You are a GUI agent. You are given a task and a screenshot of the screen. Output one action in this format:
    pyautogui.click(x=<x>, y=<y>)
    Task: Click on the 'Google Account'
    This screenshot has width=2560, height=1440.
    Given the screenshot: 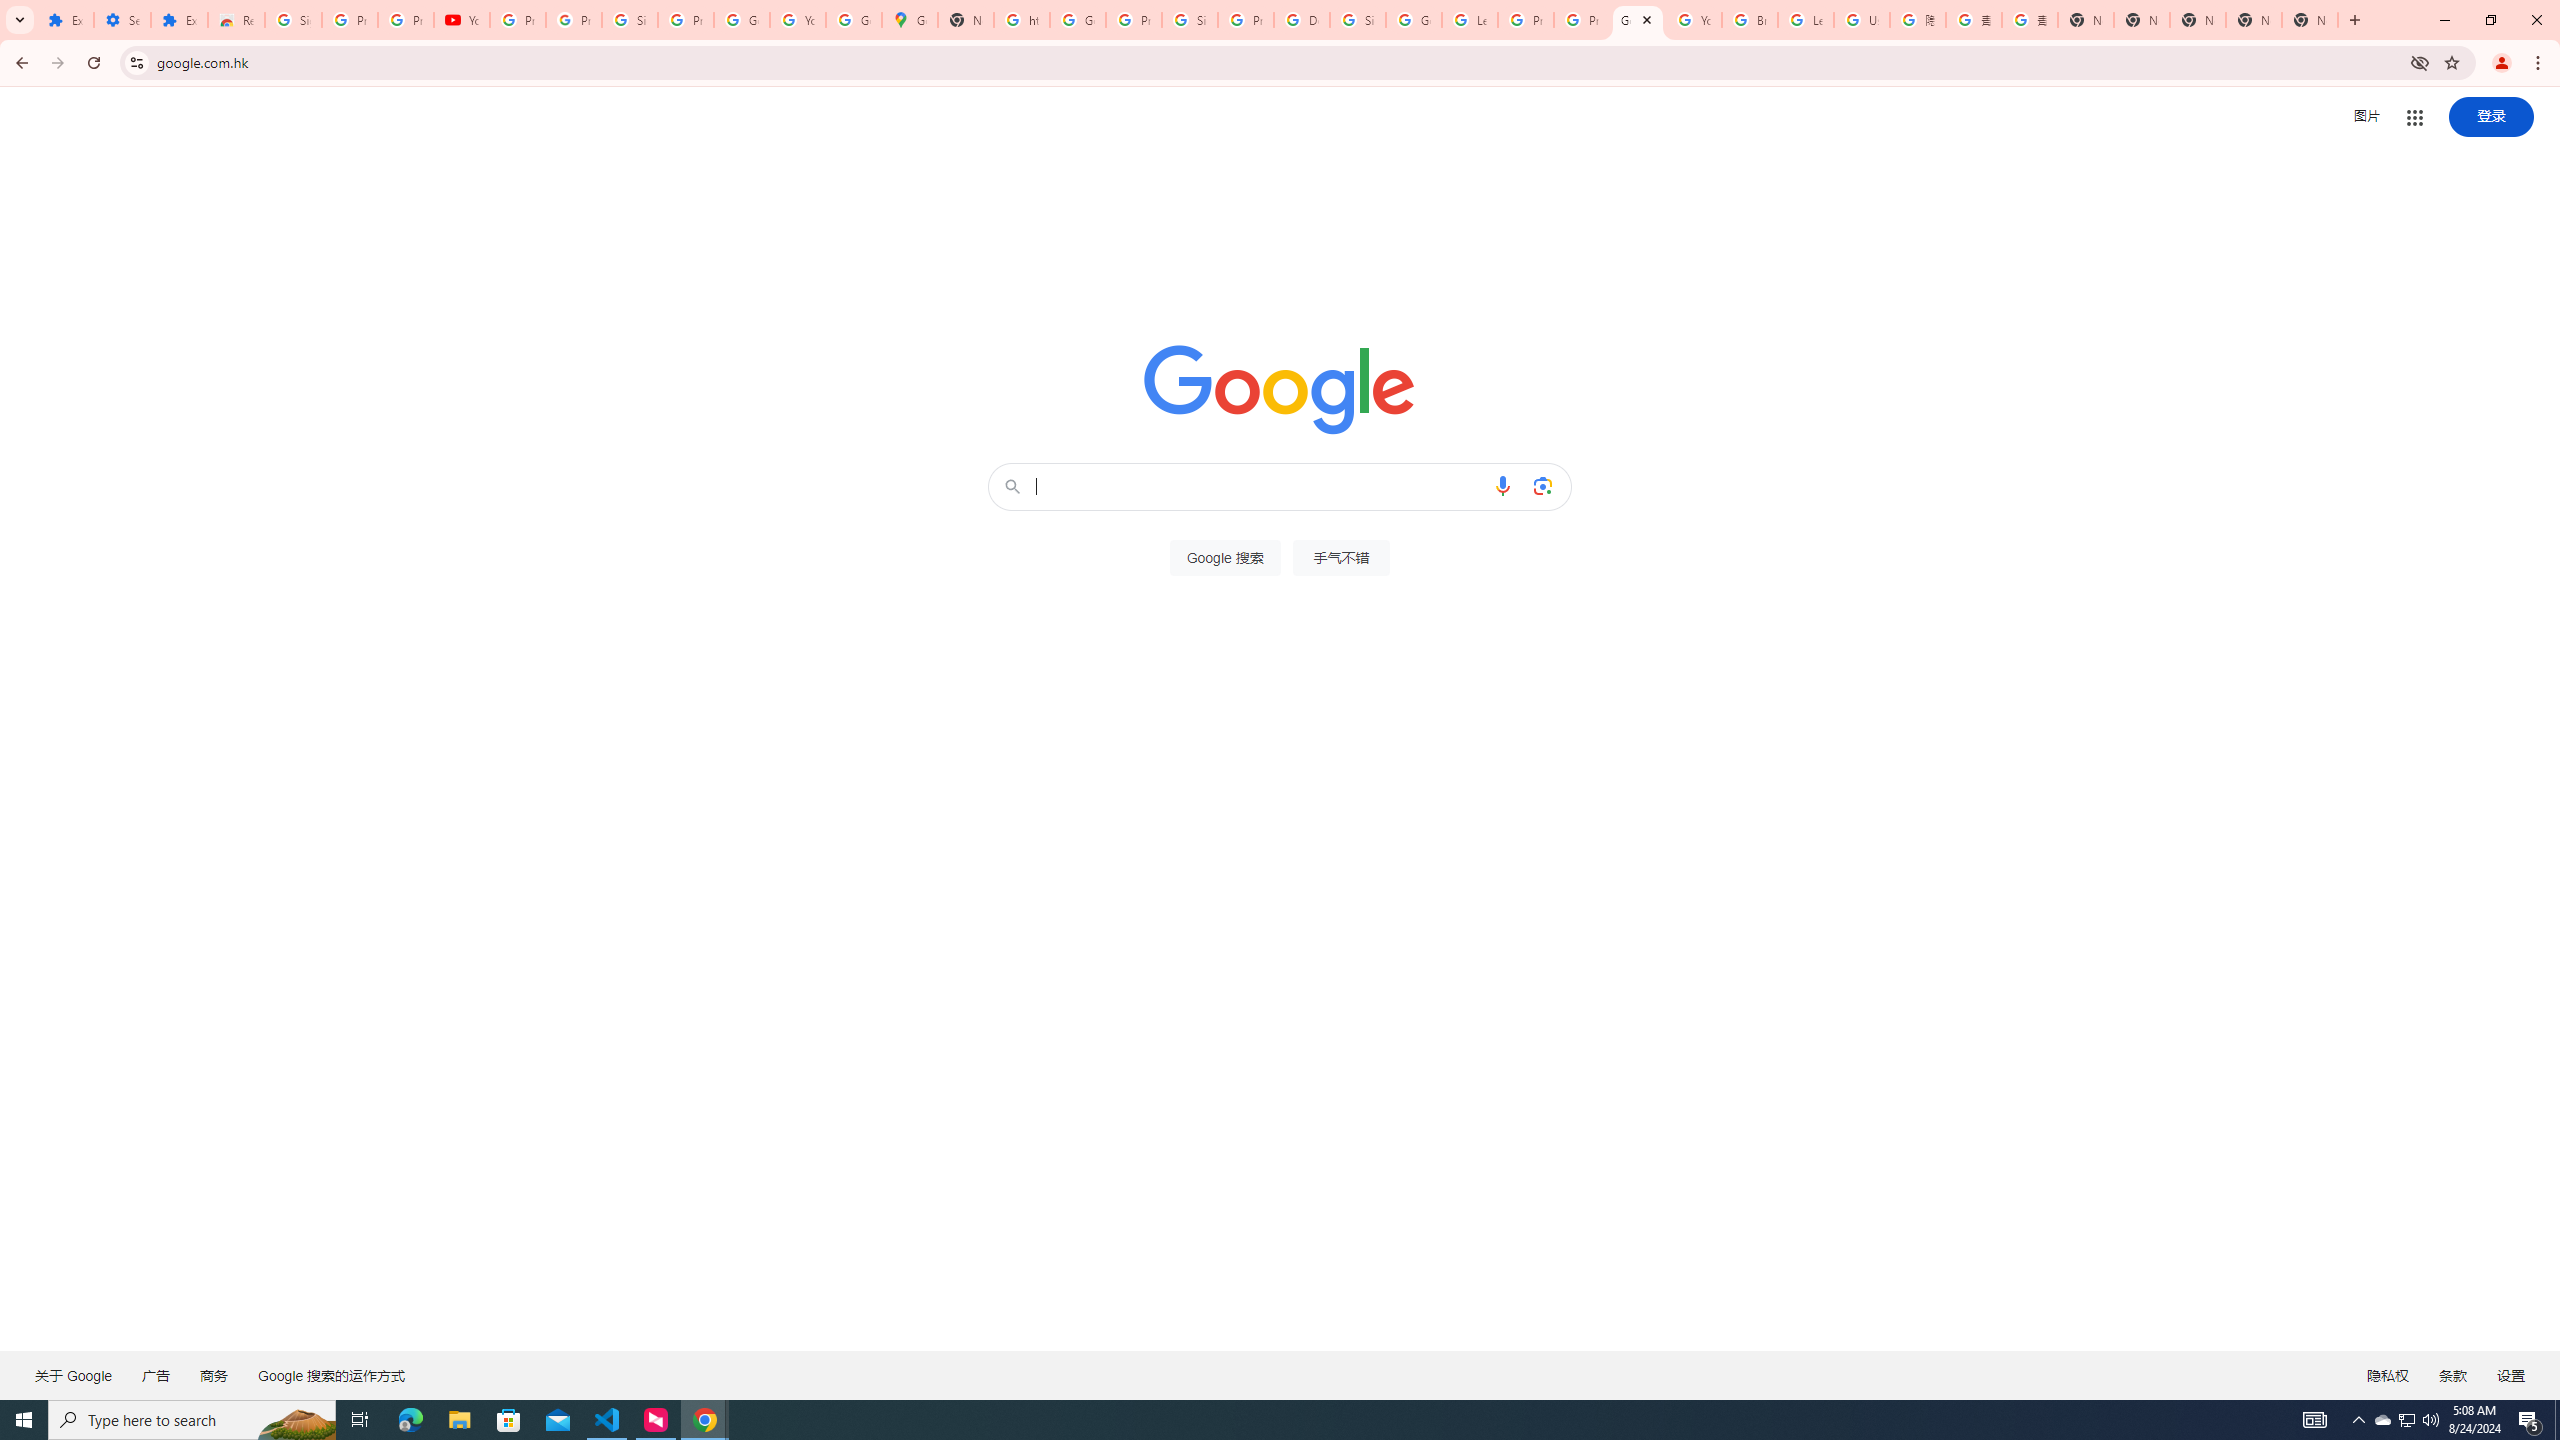 What is the action you would take?
    pyautogui.click(x=741, y=19)
    